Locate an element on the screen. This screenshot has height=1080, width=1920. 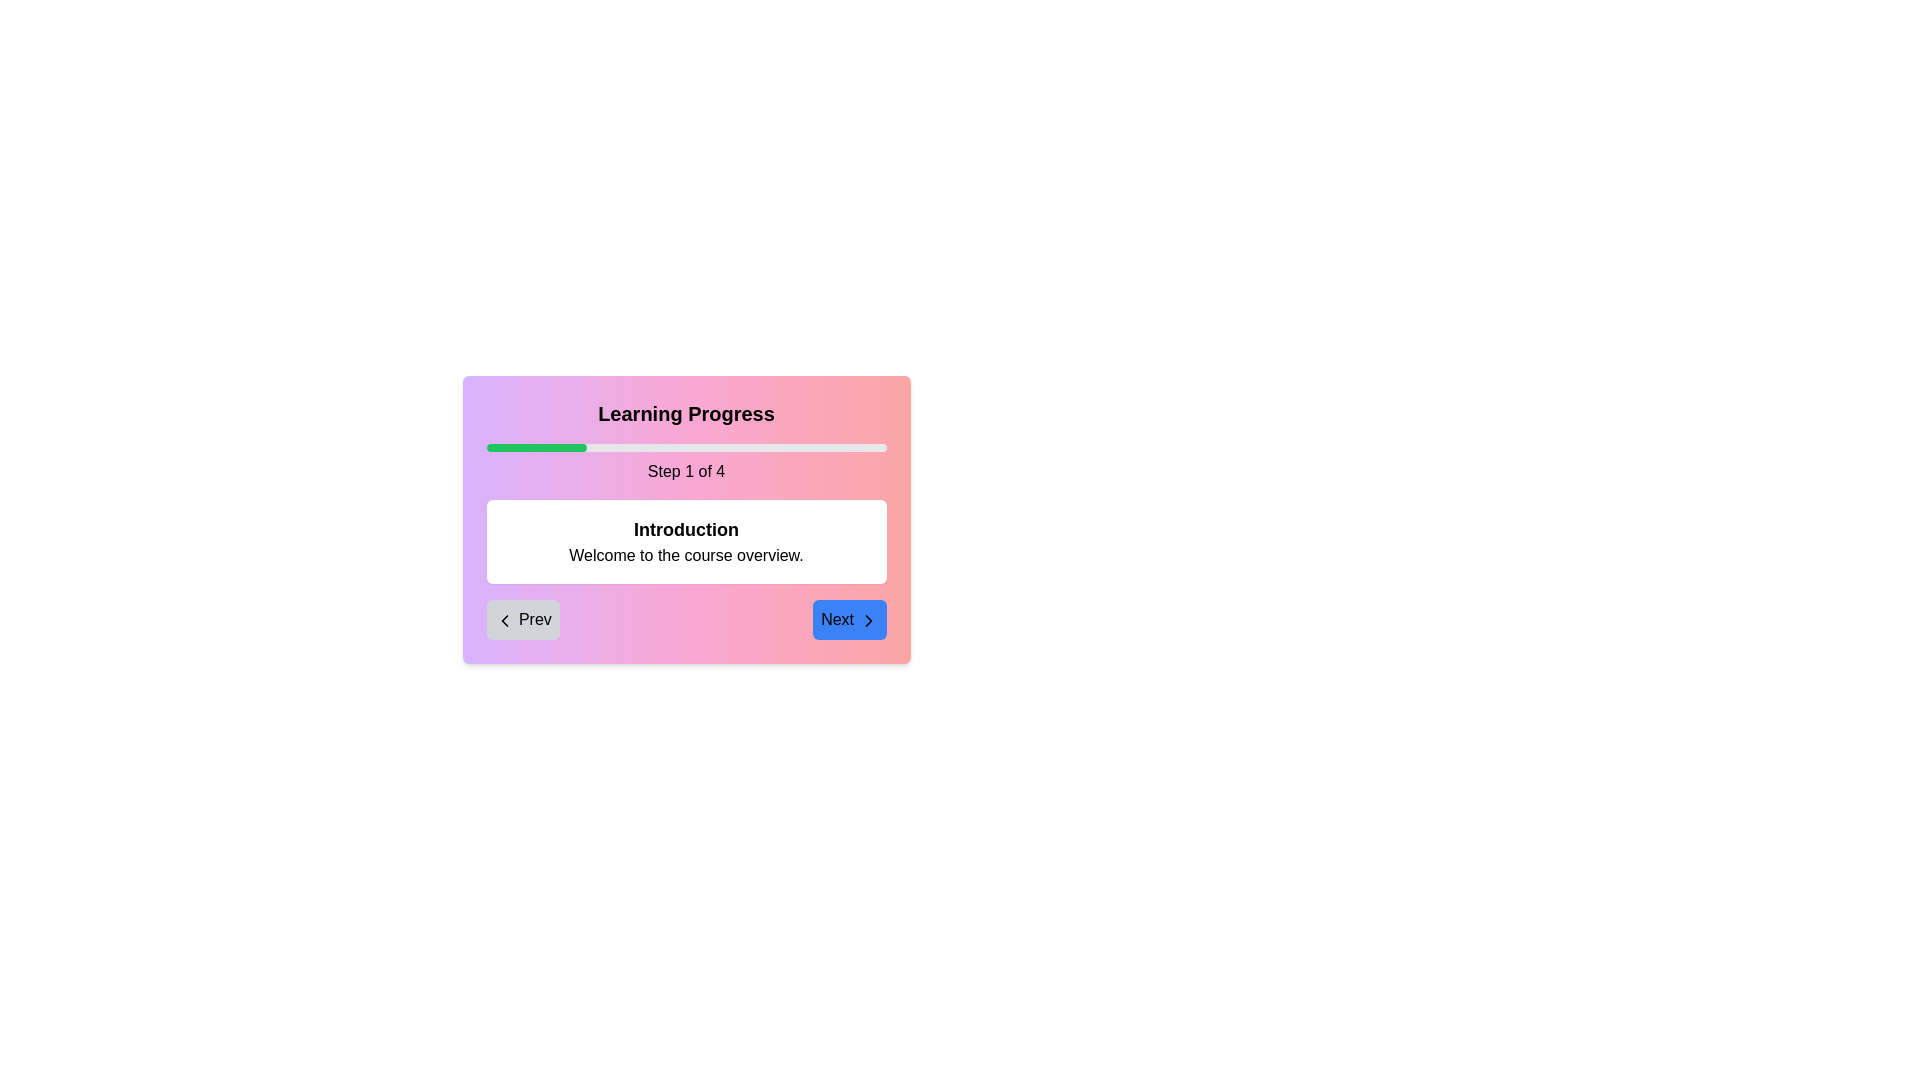
the Left-chevron icon inside the 'Prev' button located at the bottom-left corner of the card interface is located at coordinates (504, 619).